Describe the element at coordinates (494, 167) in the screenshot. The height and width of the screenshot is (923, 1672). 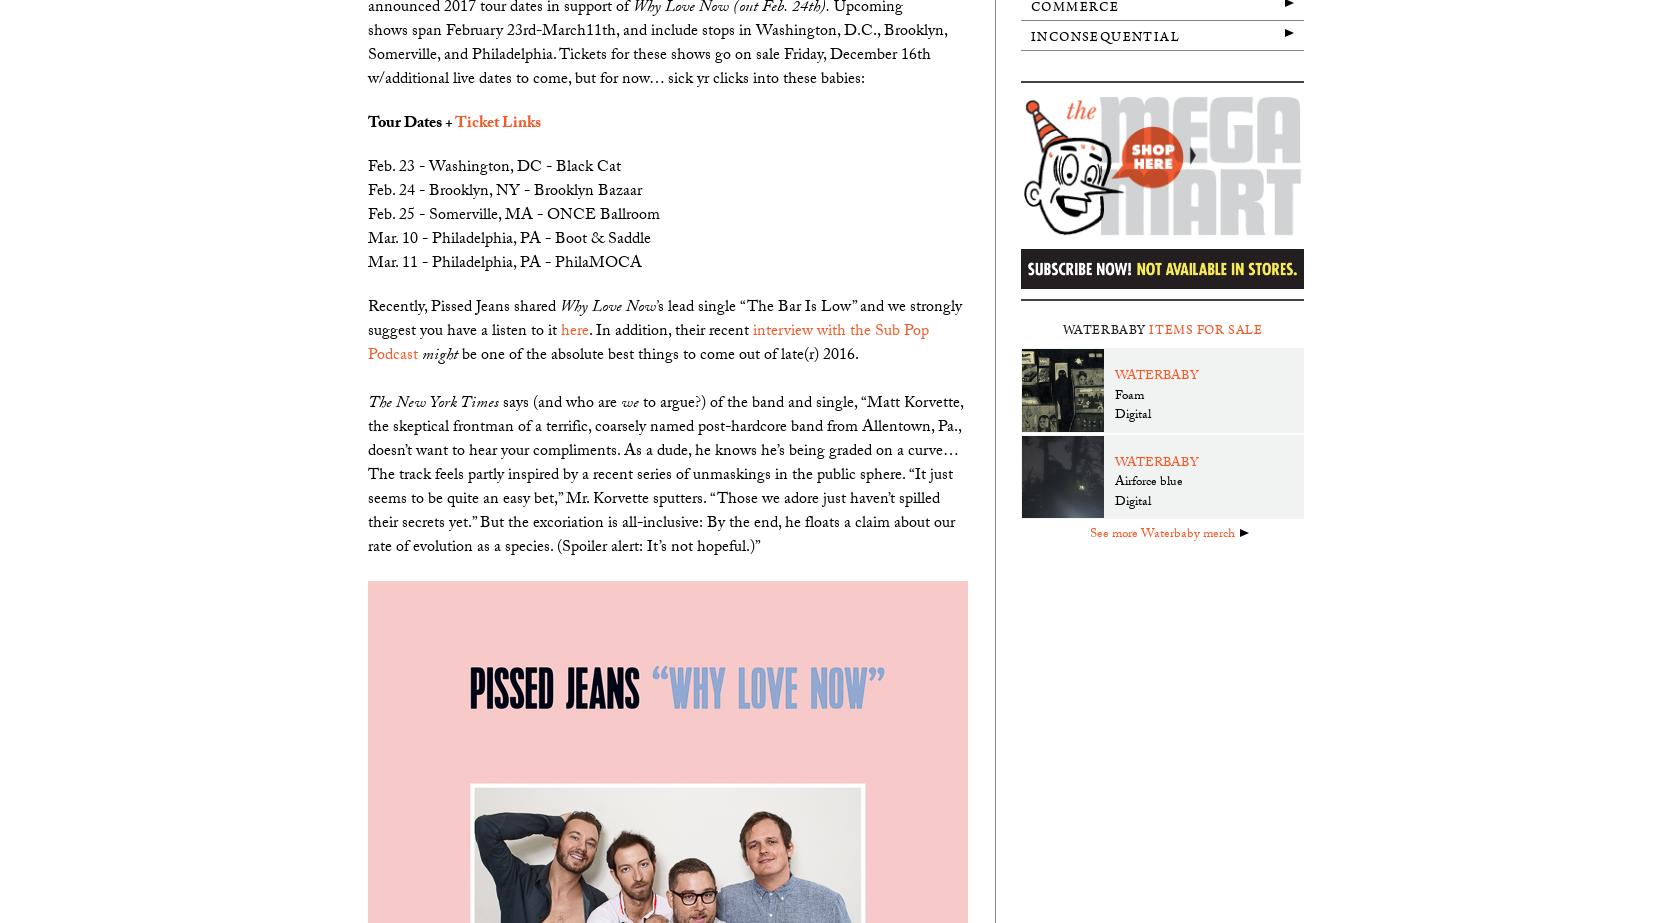
I see `'Feb. 23 - Washington, DC - Black Cat'` at that location.